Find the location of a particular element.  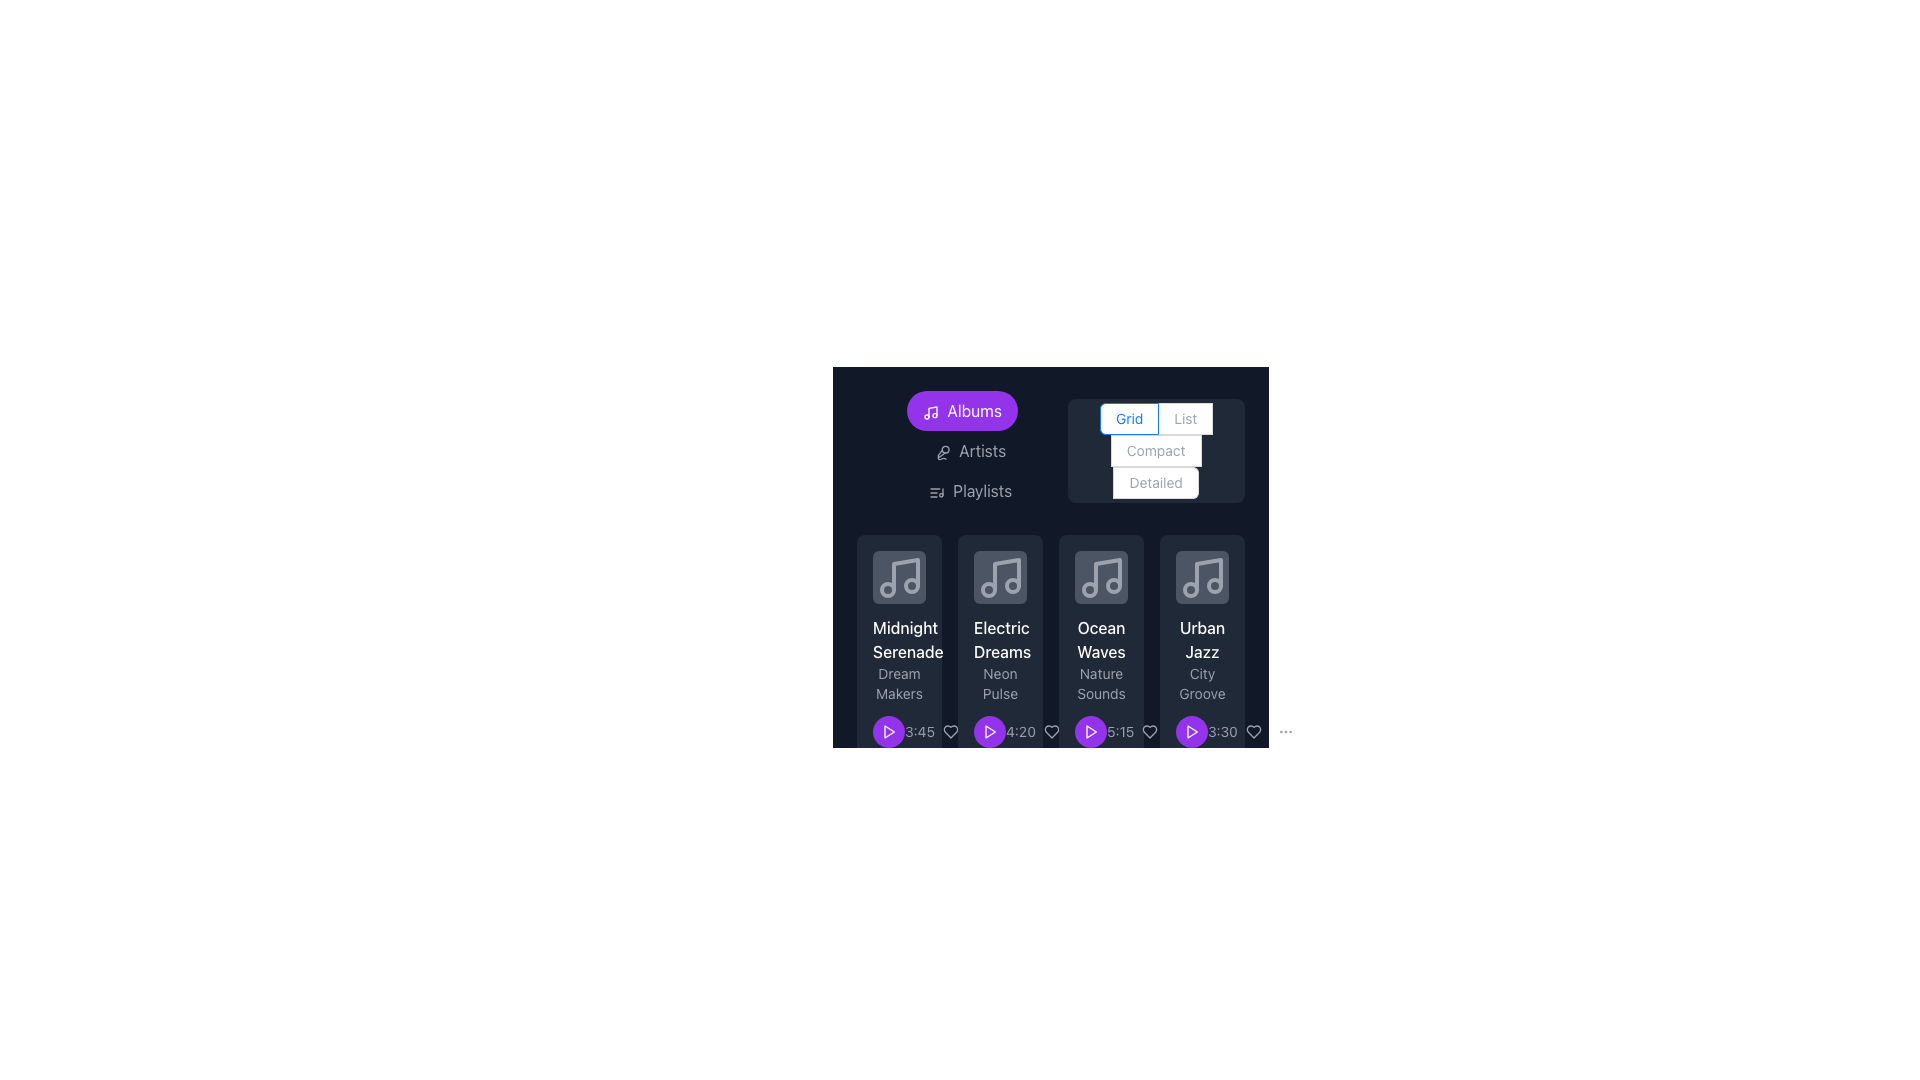

the text label displaying '3:30', which is styled in a light gray compact sans-serif font and located at the bottom right corner of the fourth card, adjacent to a purple circular button with a play icon and a heart icon is located at coordinates (1221, 732).